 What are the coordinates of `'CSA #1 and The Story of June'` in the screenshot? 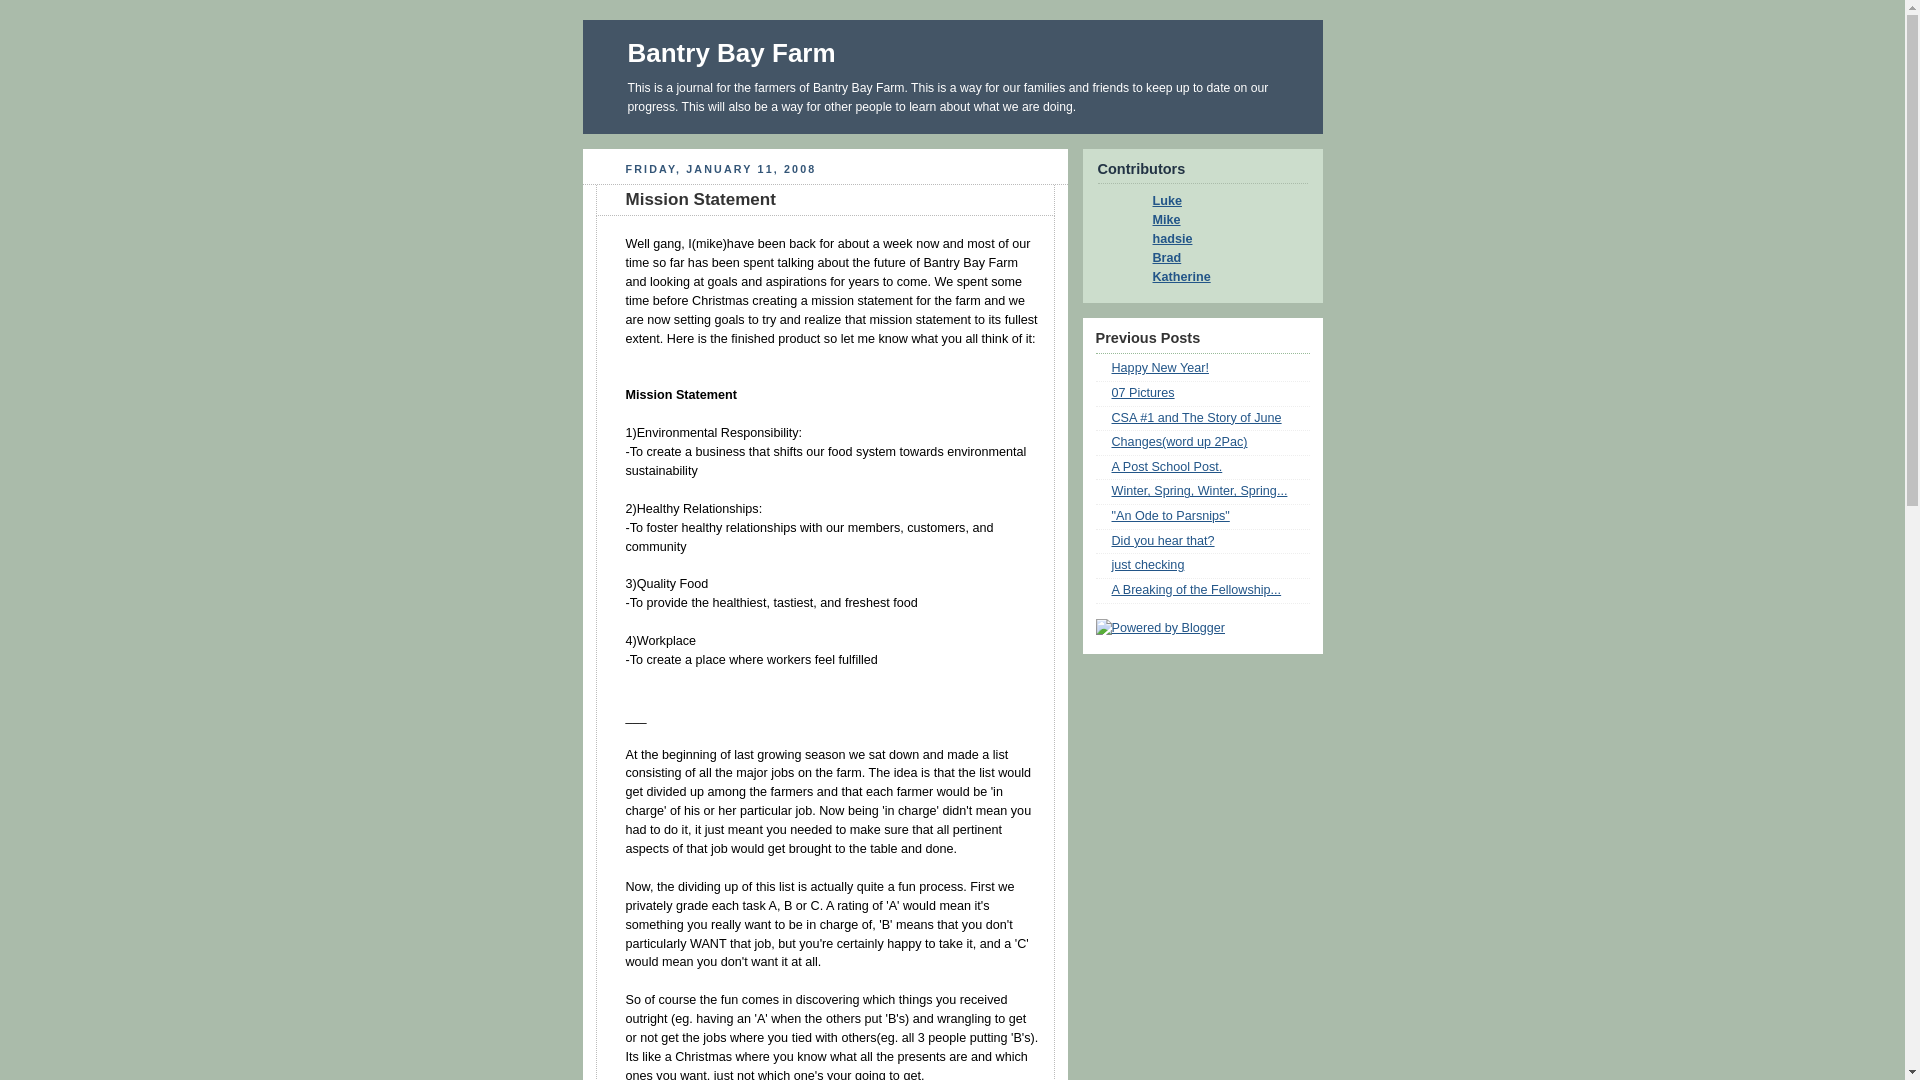 It's located at (1196, 416).